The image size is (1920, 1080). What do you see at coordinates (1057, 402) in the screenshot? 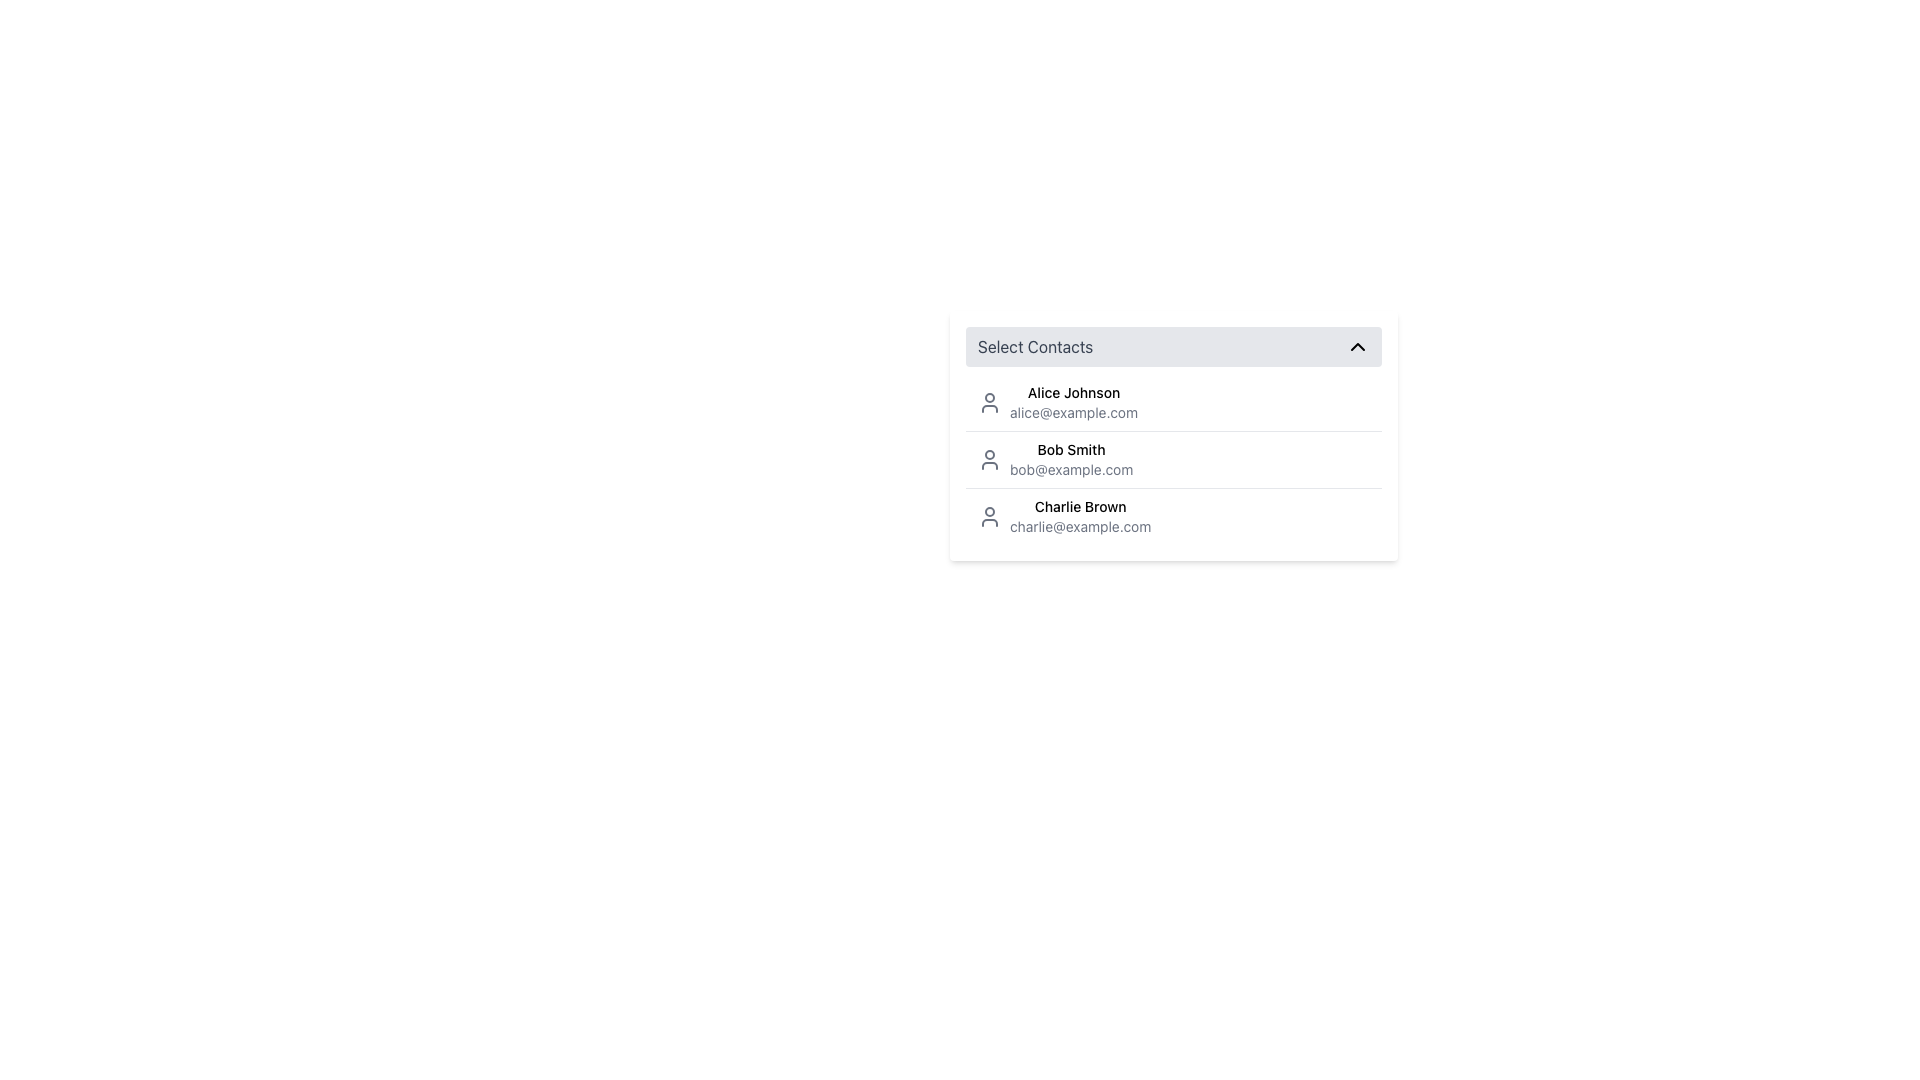
I see `the first contact entry in the 'Select Contacts' list, which displays the user's name and contact information` at bounding box center [1057, 402].